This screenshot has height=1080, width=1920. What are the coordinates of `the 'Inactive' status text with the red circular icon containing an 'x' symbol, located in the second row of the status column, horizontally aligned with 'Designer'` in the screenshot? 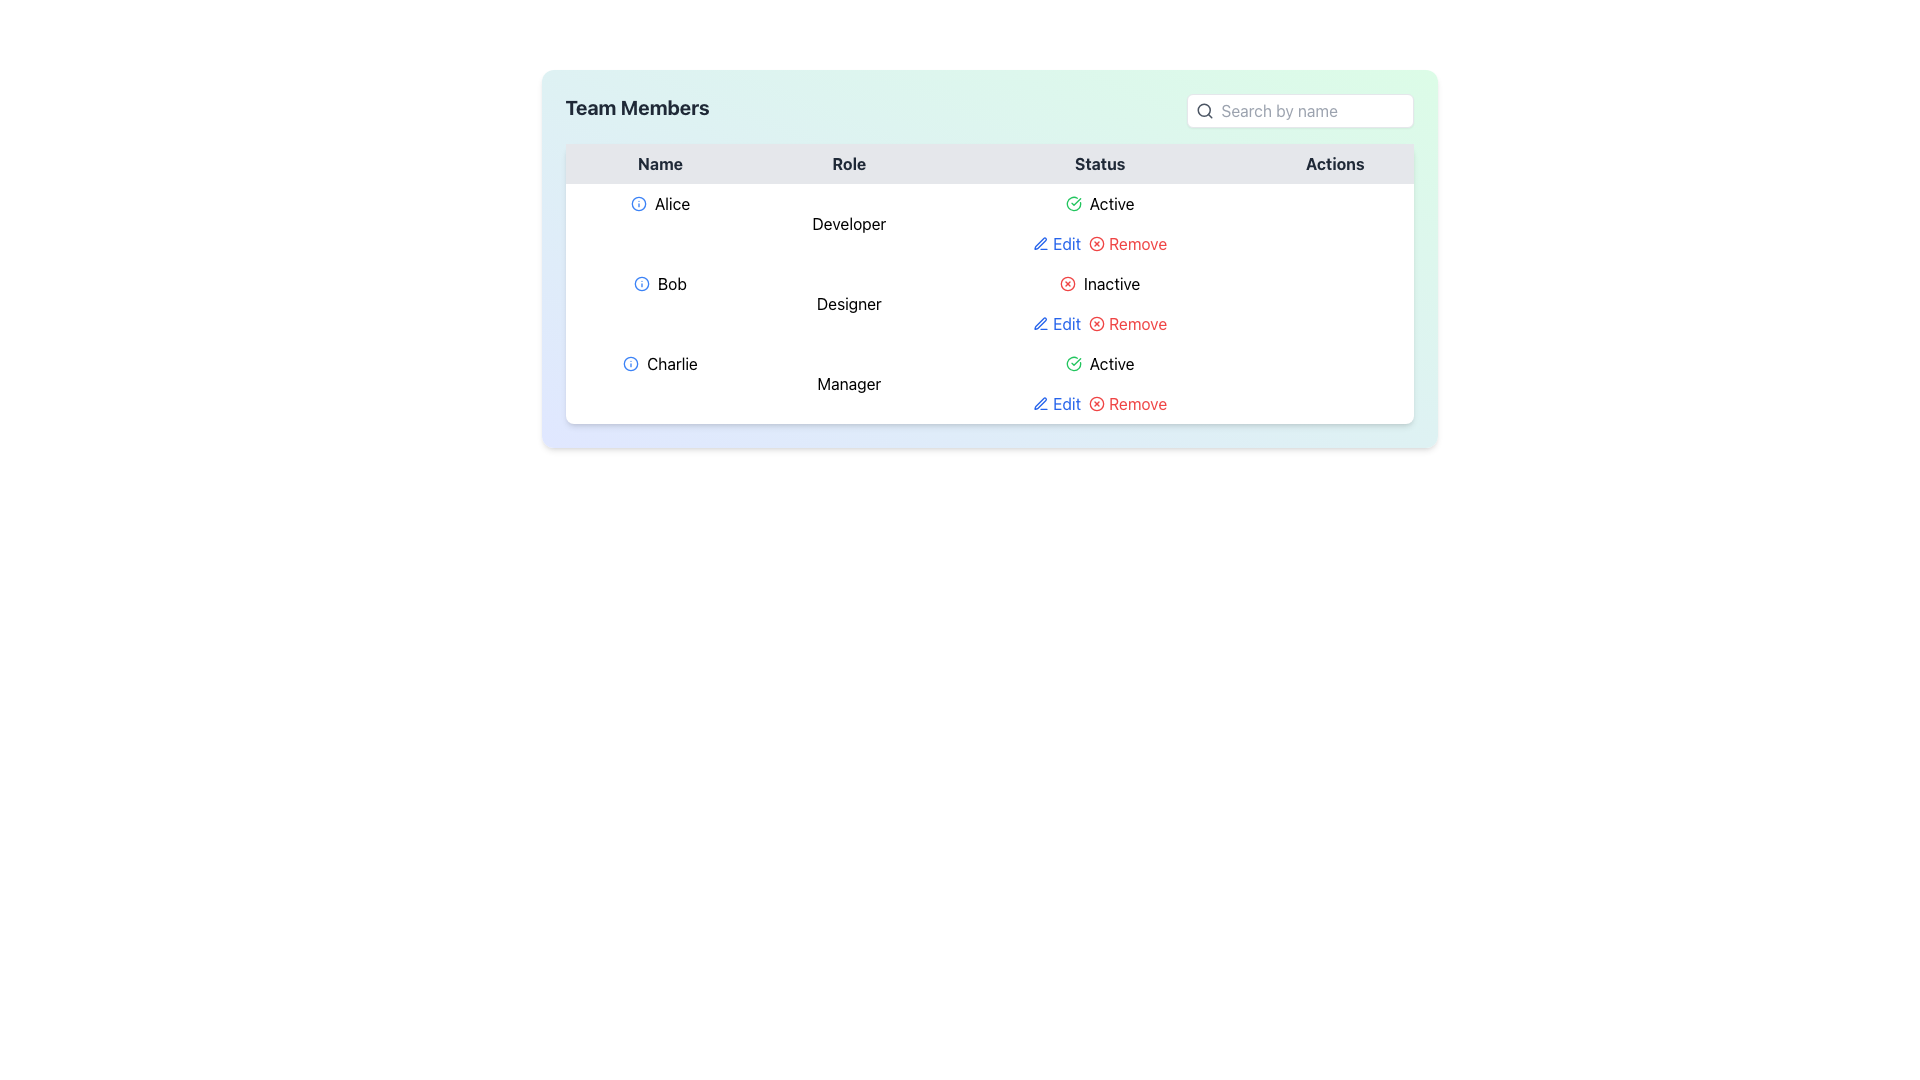 It's located at (1099, 284).